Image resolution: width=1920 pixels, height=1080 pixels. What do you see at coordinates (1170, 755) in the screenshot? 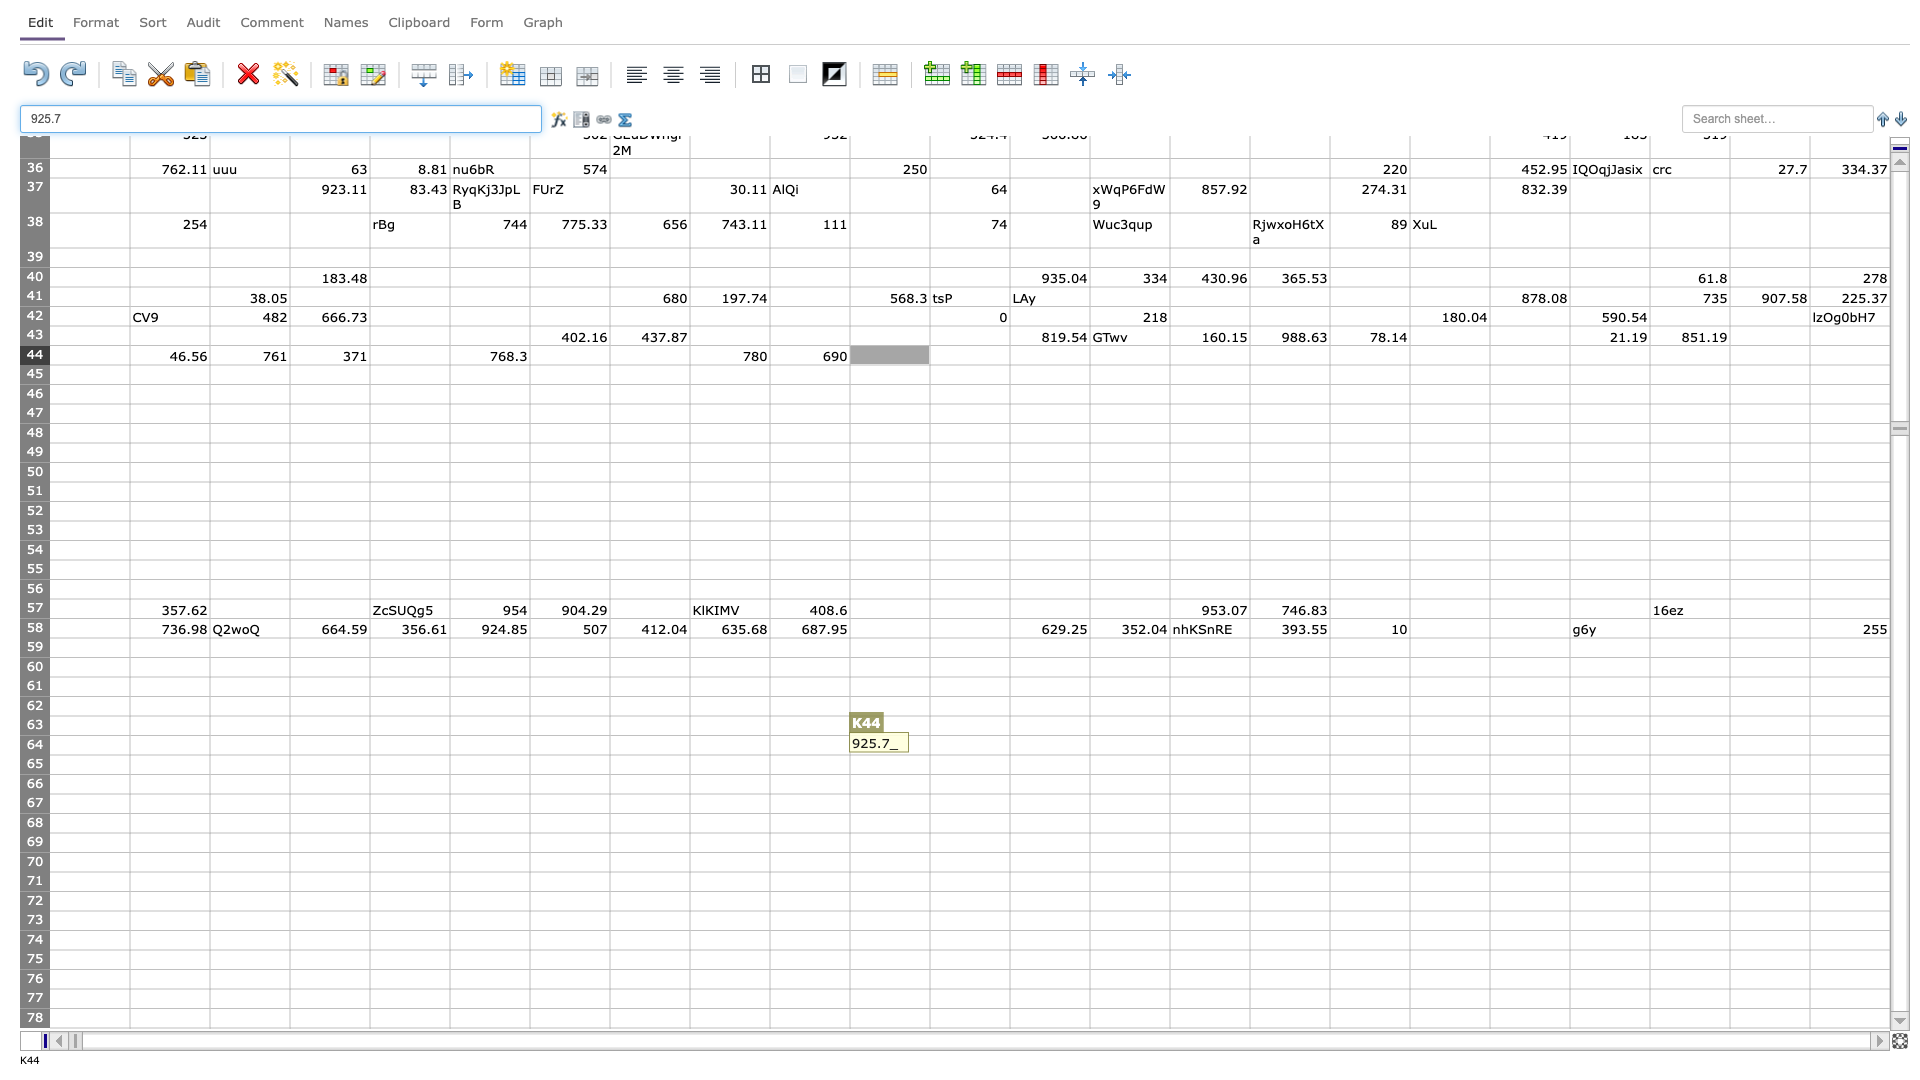
I see `bottom right corner of N64` at bounding box center [1170, 755].